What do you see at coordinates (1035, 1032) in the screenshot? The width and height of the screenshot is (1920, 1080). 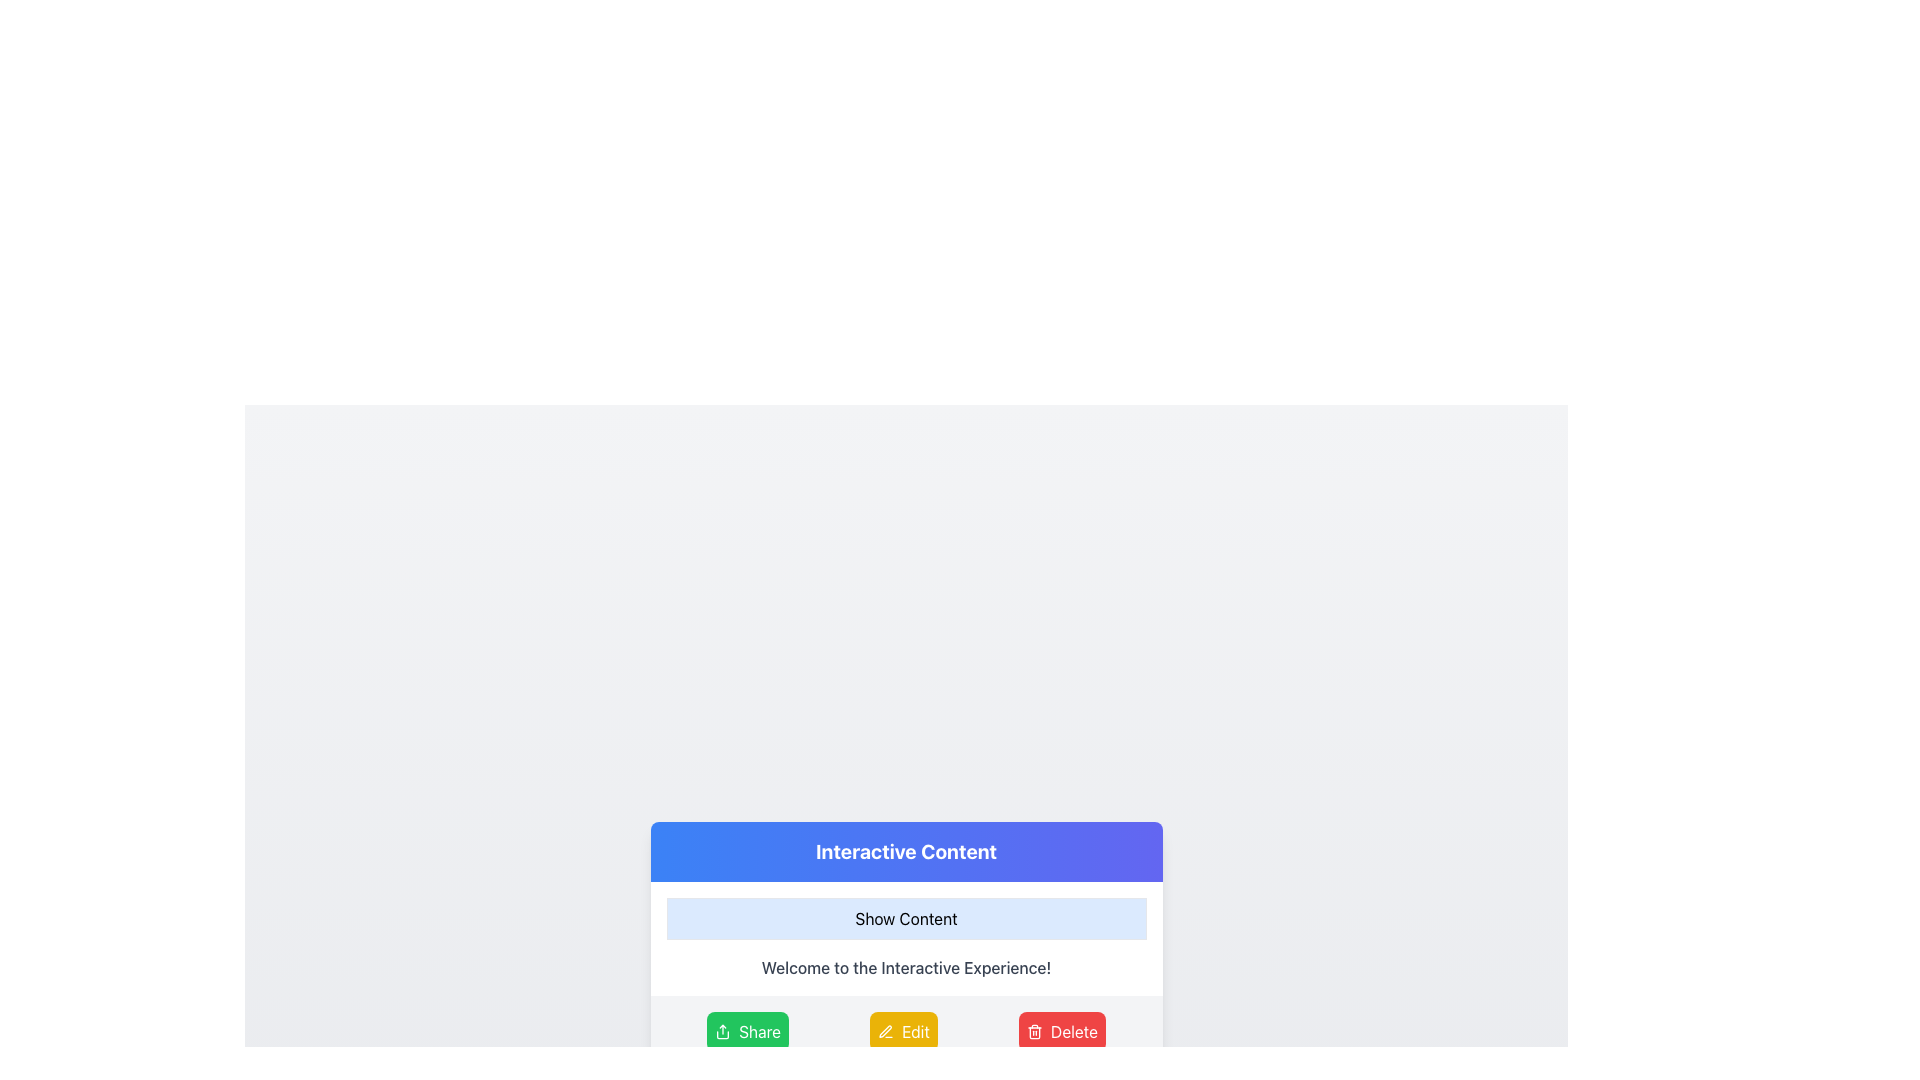 I see `the trash can icon located to the left of the 'Delete' button at the bottom of the interface, which signifies a delete action` at bounding box center [1035, 1032].